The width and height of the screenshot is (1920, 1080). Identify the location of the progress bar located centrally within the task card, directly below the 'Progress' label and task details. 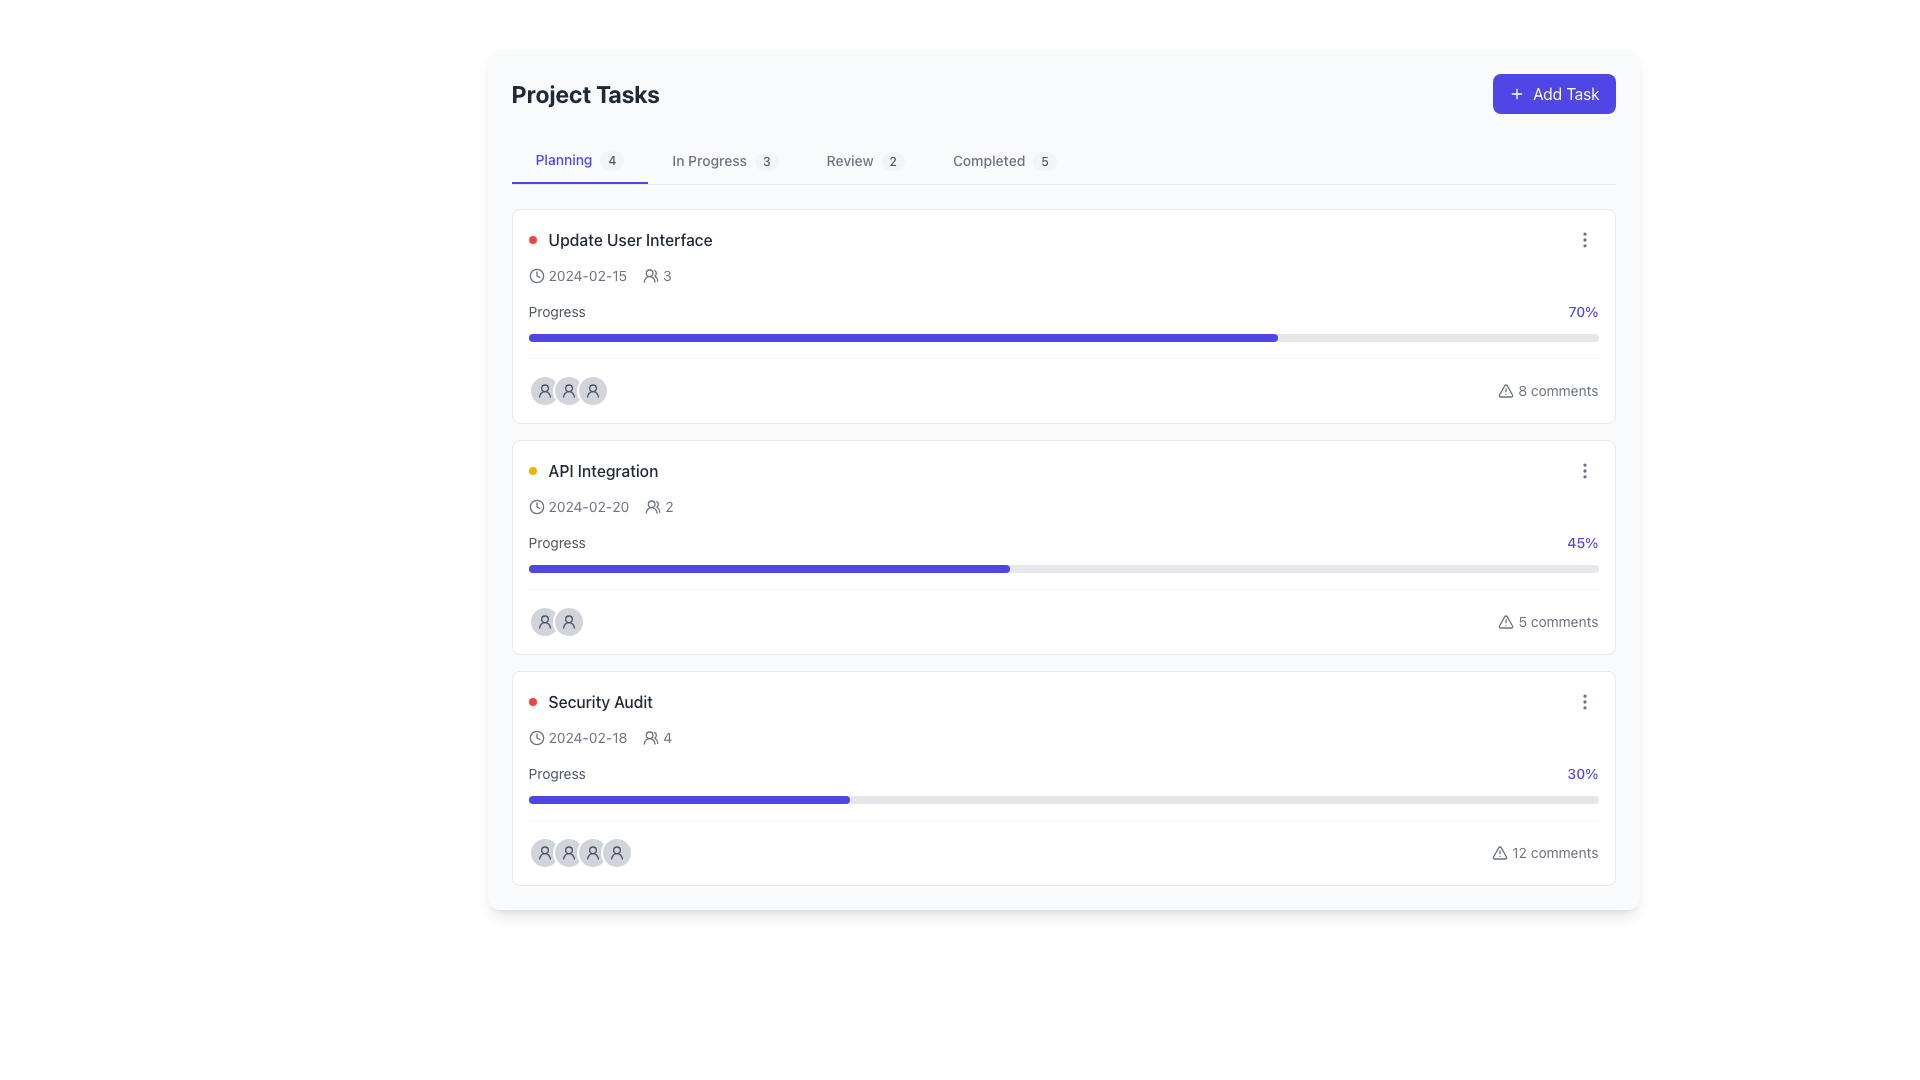
(1062, 337).